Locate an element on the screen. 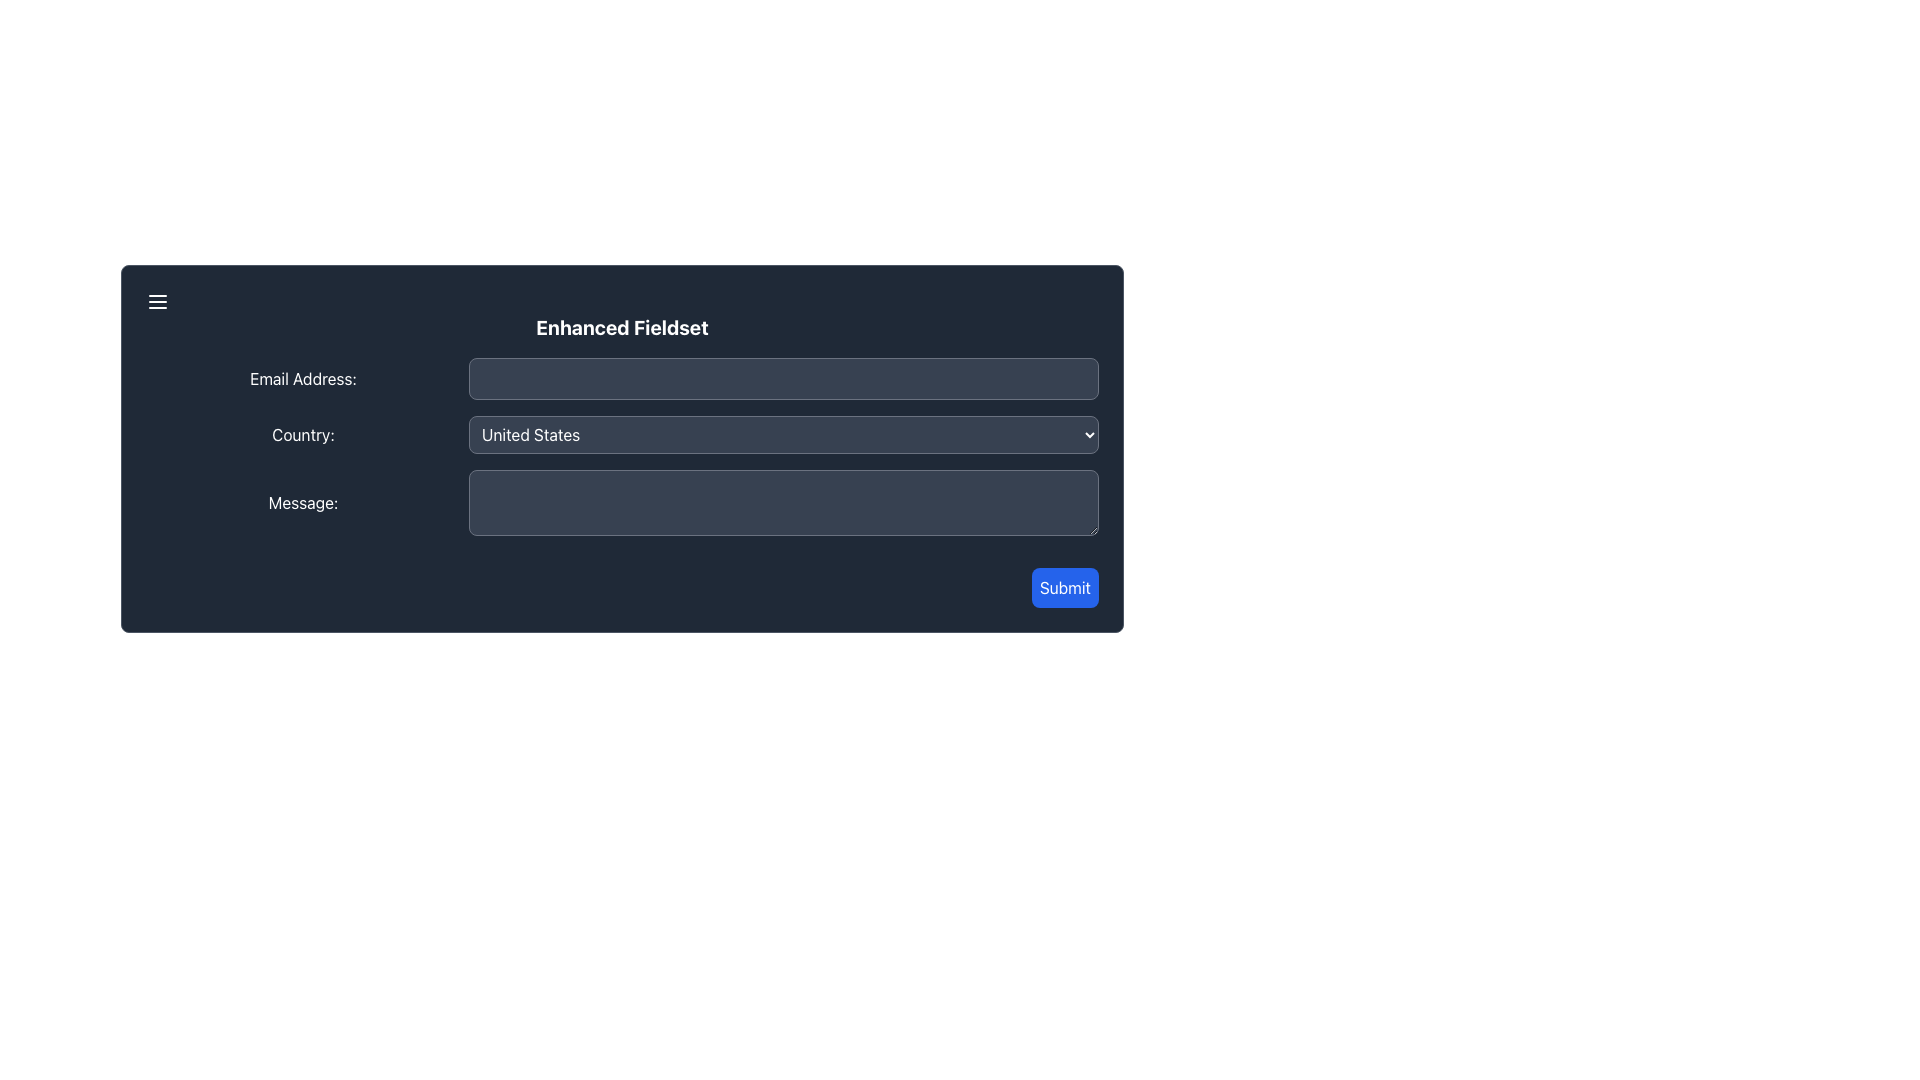 This screenshot has height=1080, width=1920. the text label 'Country:' which is styled in white against a dark background and located in the second row of the form, to the left of the country selection dropdown is located at coordinates (302, 434).